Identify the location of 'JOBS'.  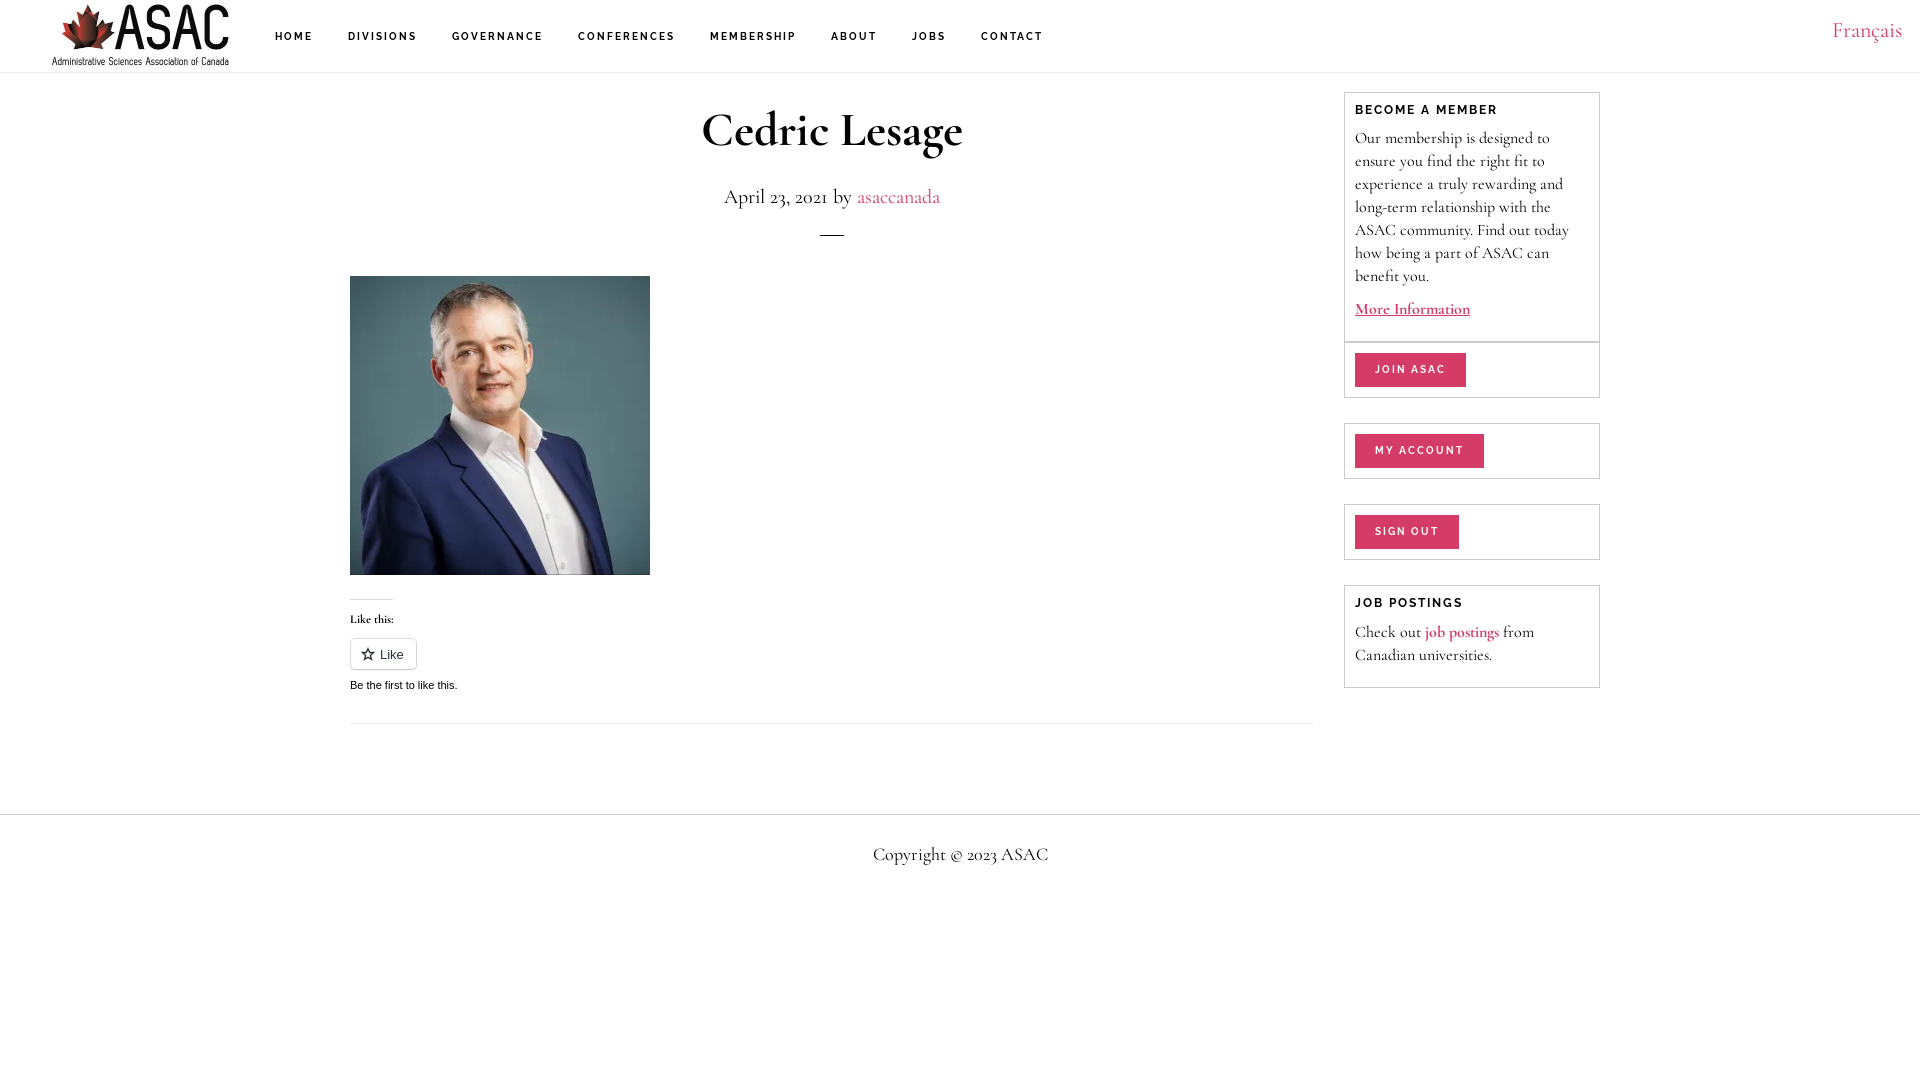
(928, 37).